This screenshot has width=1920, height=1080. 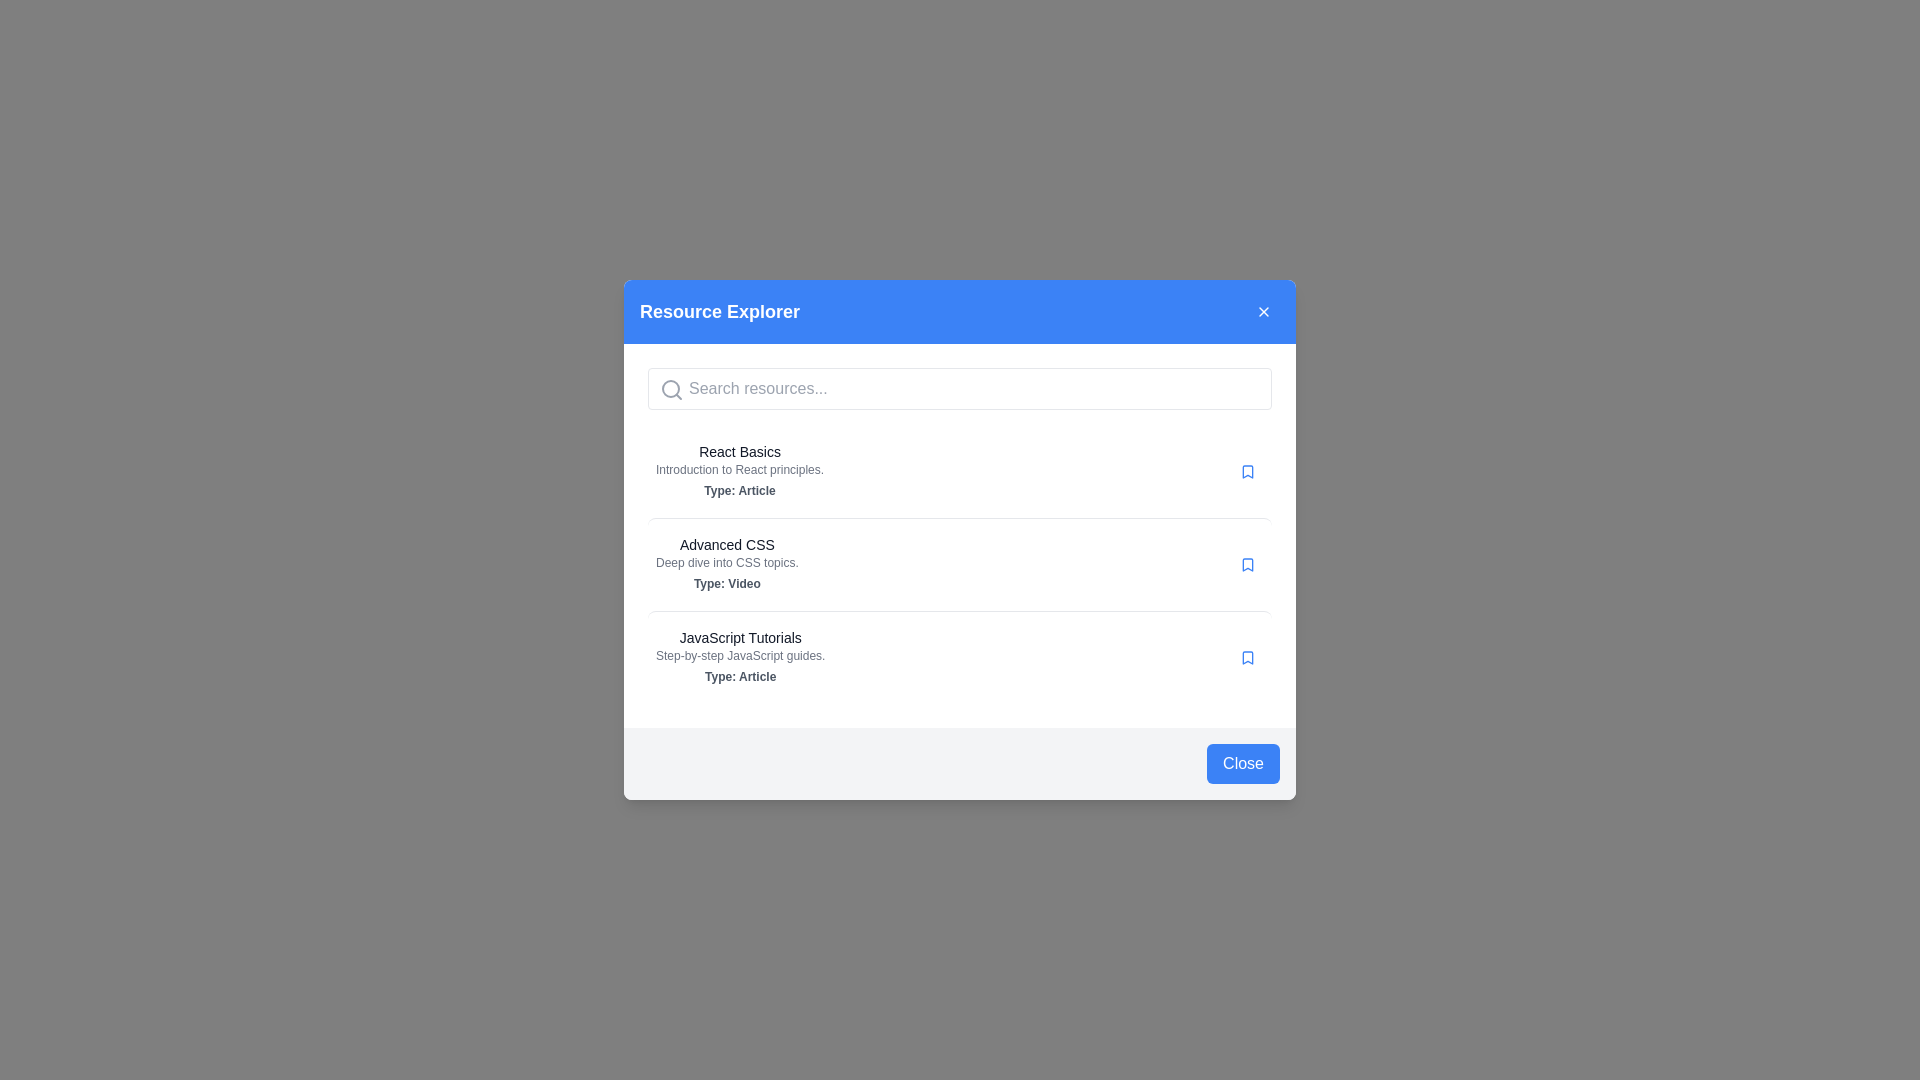 What do you see at coordinates (1247, 658) in the screenshot?
I see `the bookmark icon styled as an SVG image, located inside a circular button to the right of 'JavaScript Tutorials,'` at bounding box center [1247, 658].